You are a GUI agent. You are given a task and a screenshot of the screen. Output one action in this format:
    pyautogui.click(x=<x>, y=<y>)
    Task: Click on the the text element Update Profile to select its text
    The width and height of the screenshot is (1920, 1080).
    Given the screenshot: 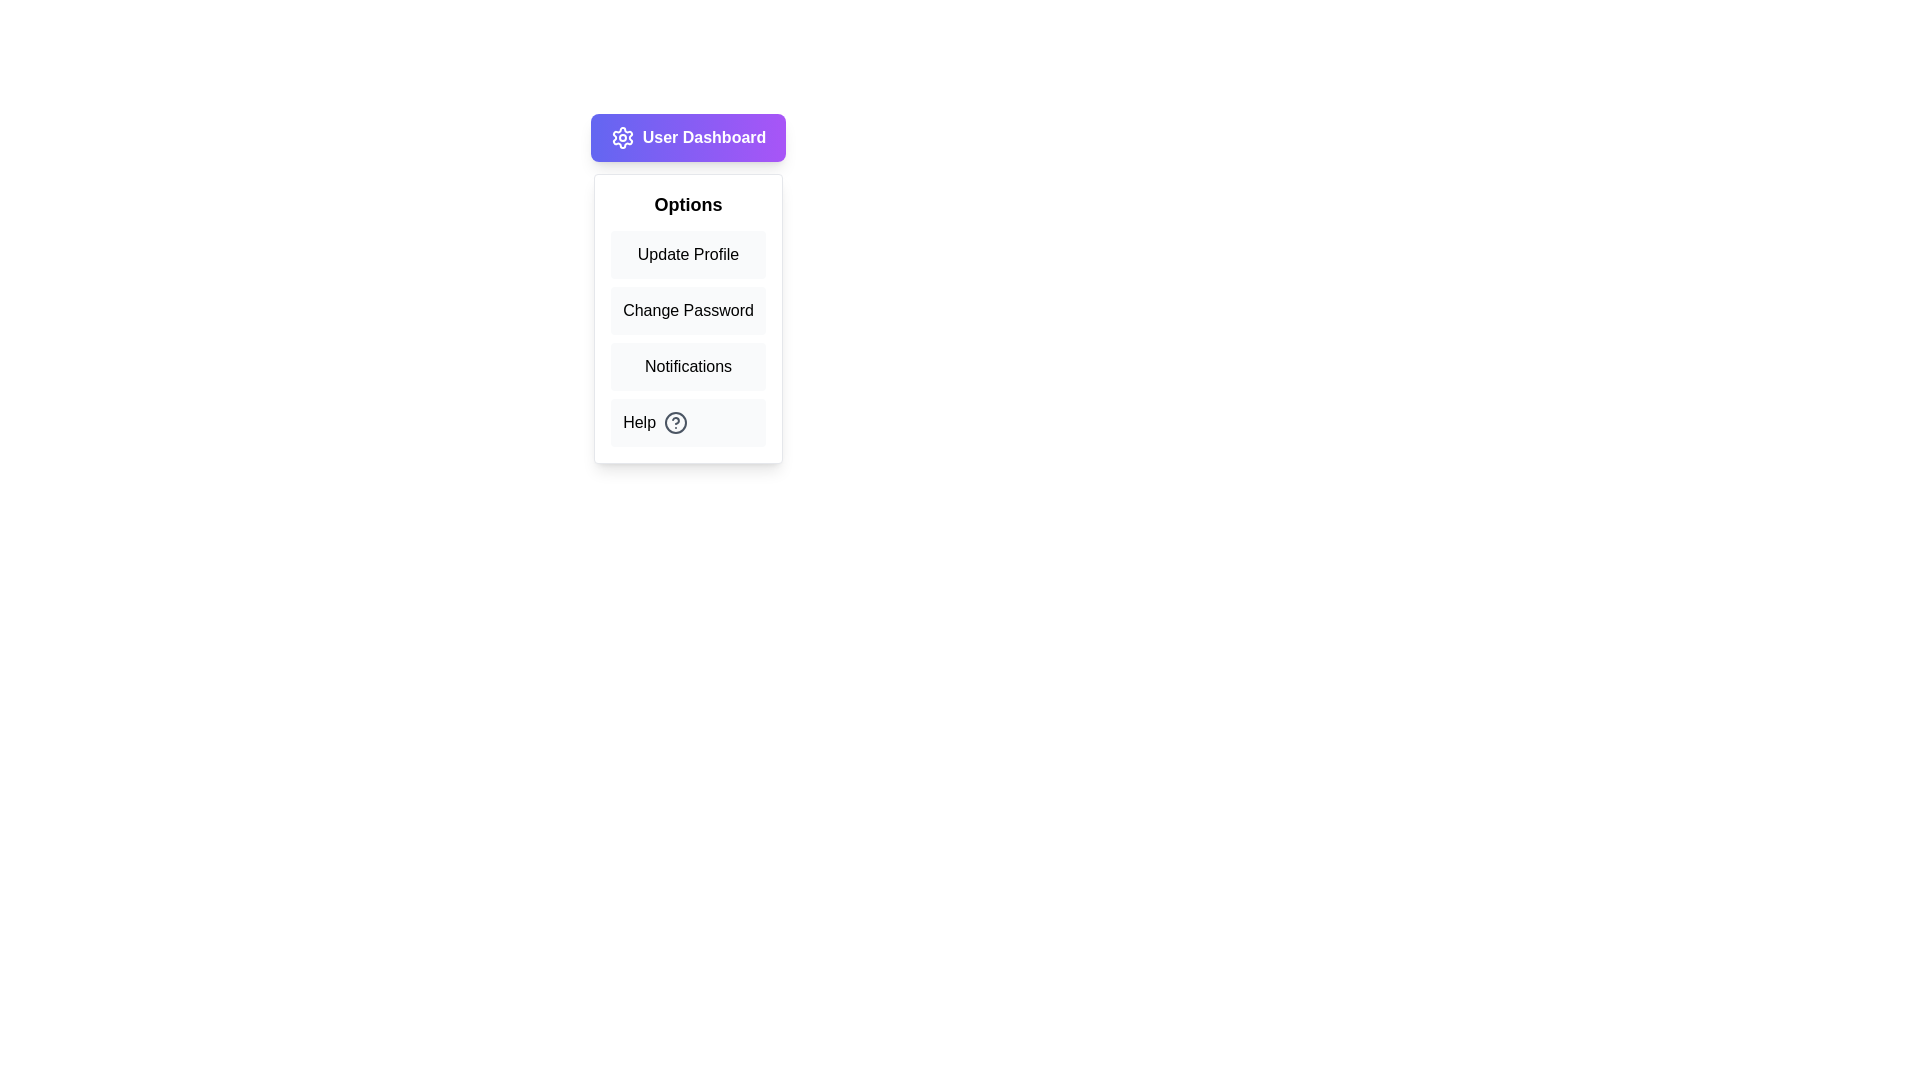 What is the action you would take?
    pyautogui.click(x=688, y=253)
    